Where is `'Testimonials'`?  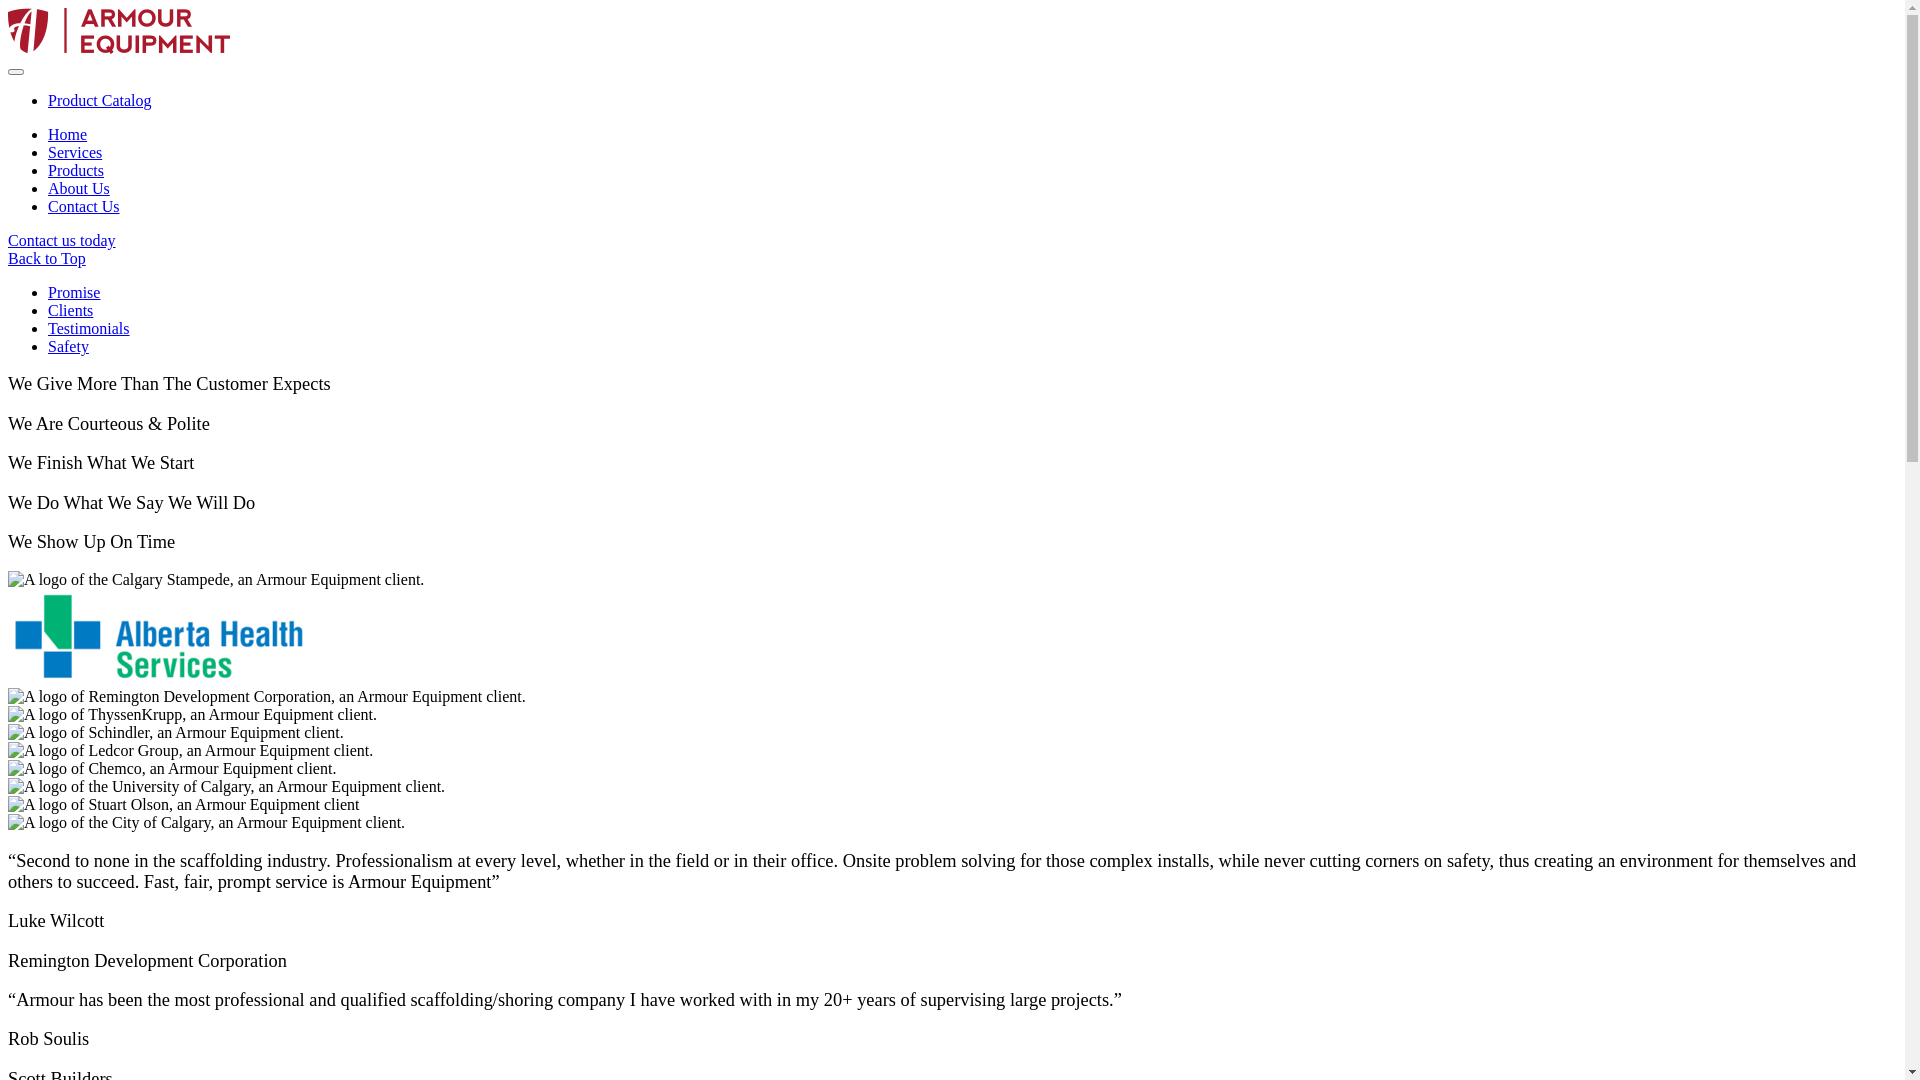
'Testimonials' is located at coordinates (48, 327).